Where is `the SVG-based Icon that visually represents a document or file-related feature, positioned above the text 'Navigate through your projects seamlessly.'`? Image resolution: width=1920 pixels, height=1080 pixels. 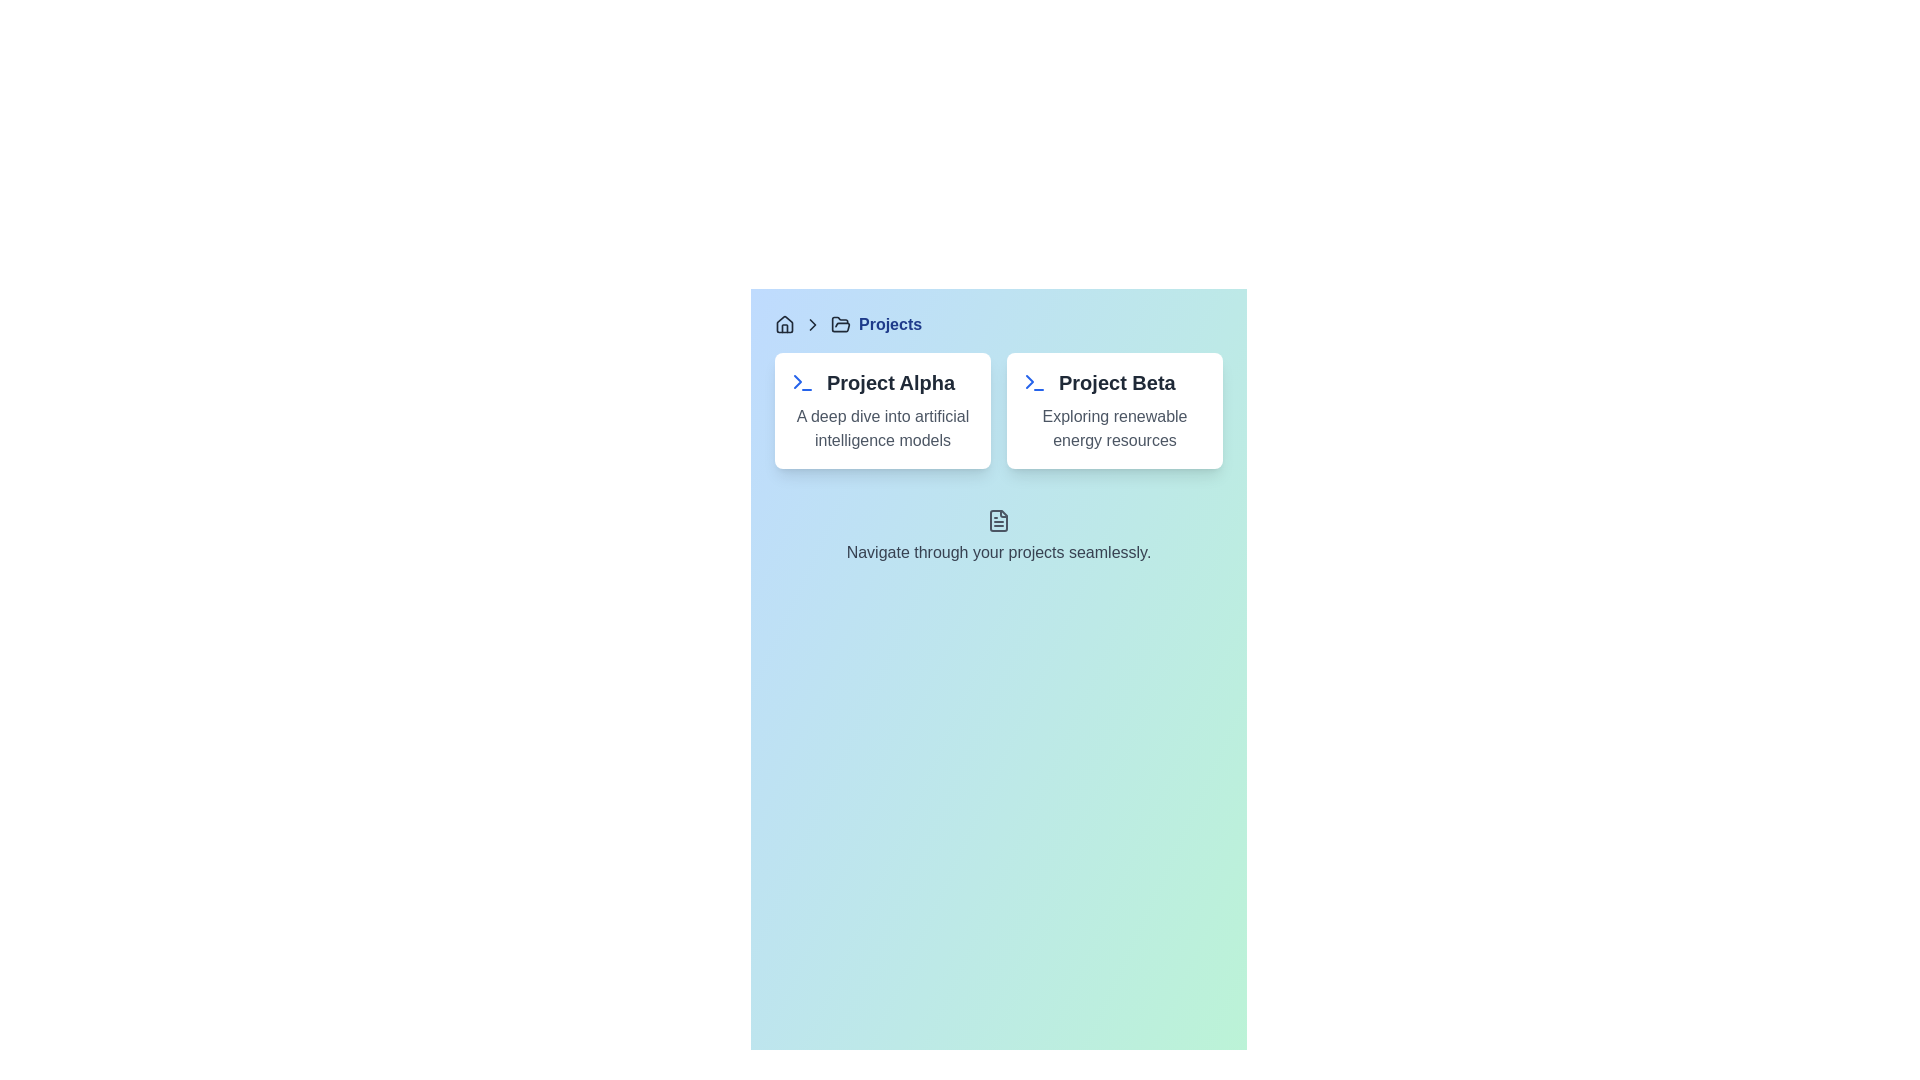
the SVG-based Icon that visually represents a document or file-related feature, positioned above the text 'Navigate through your projects seamlessly.' is located at coordinates (998, 519).